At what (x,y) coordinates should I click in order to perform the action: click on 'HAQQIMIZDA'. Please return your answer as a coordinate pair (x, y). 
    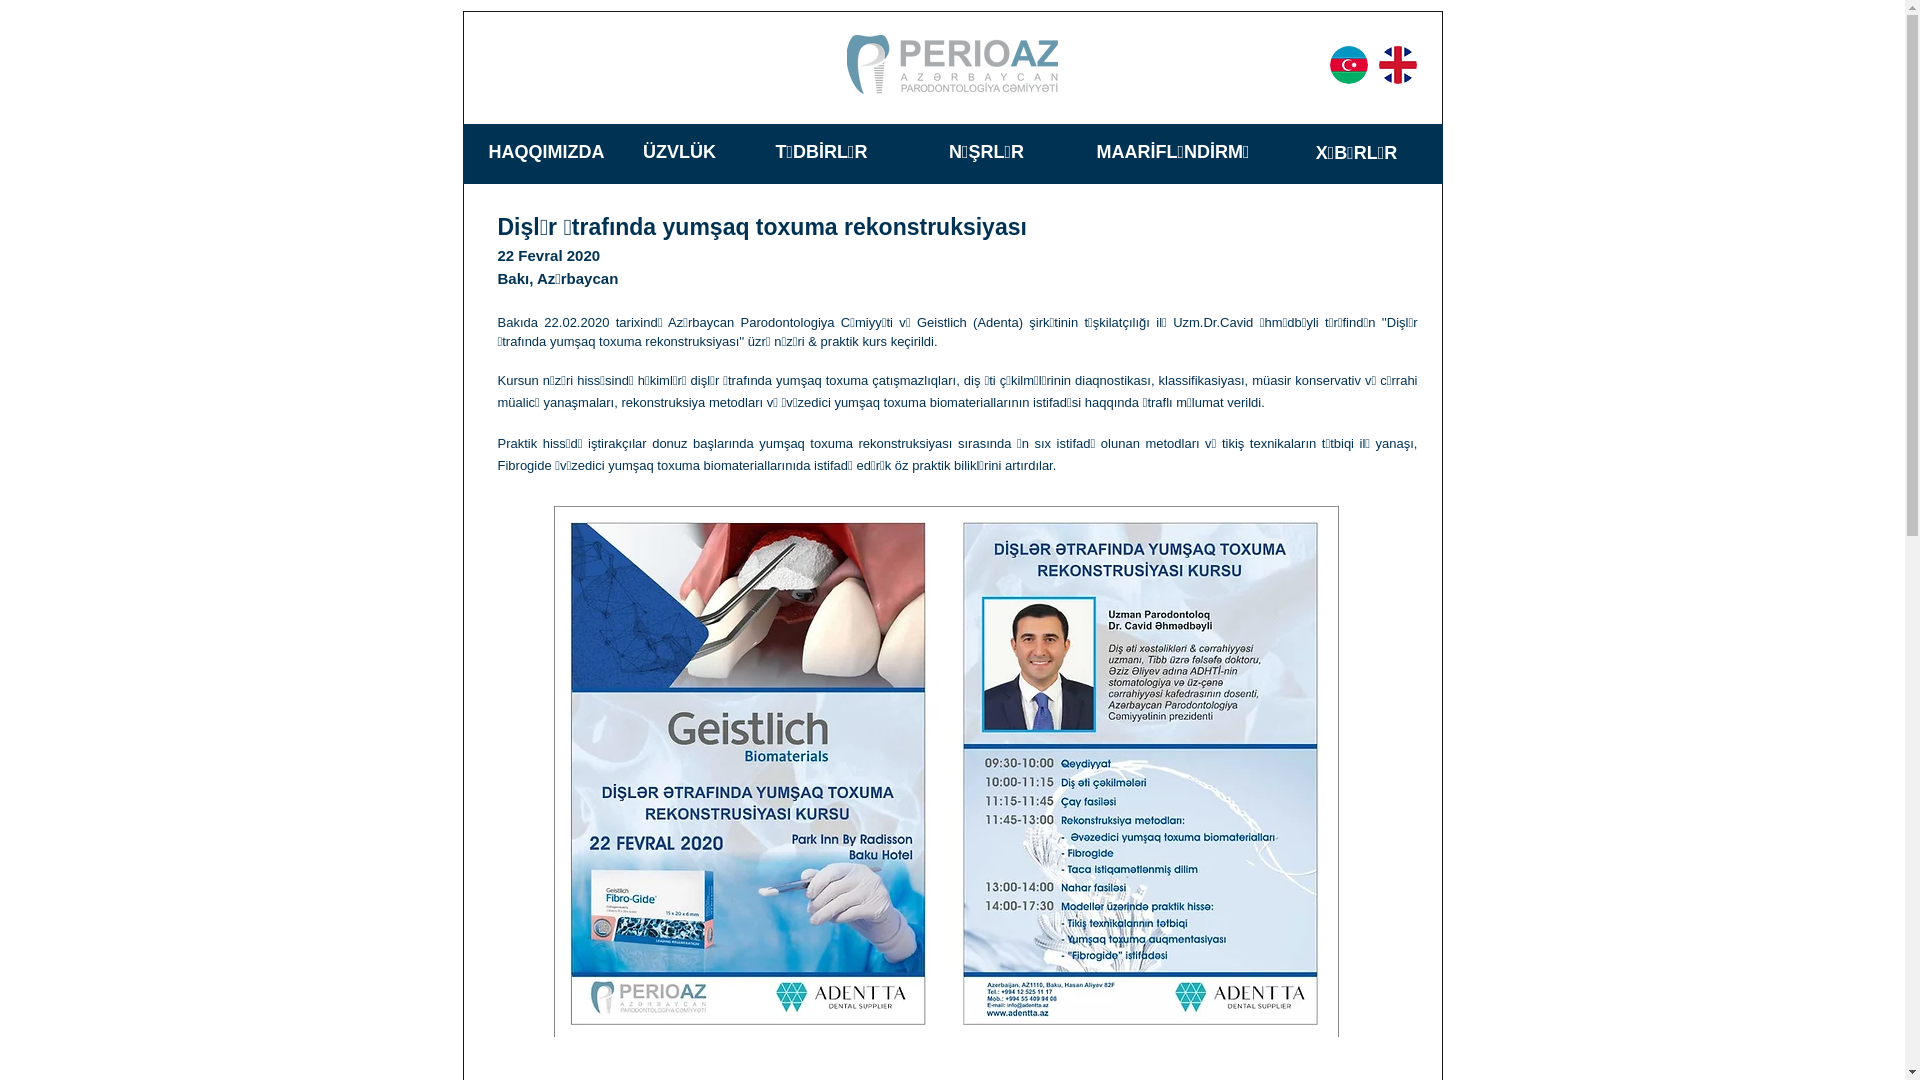
    Looking at the image, I should click on (488, 150).